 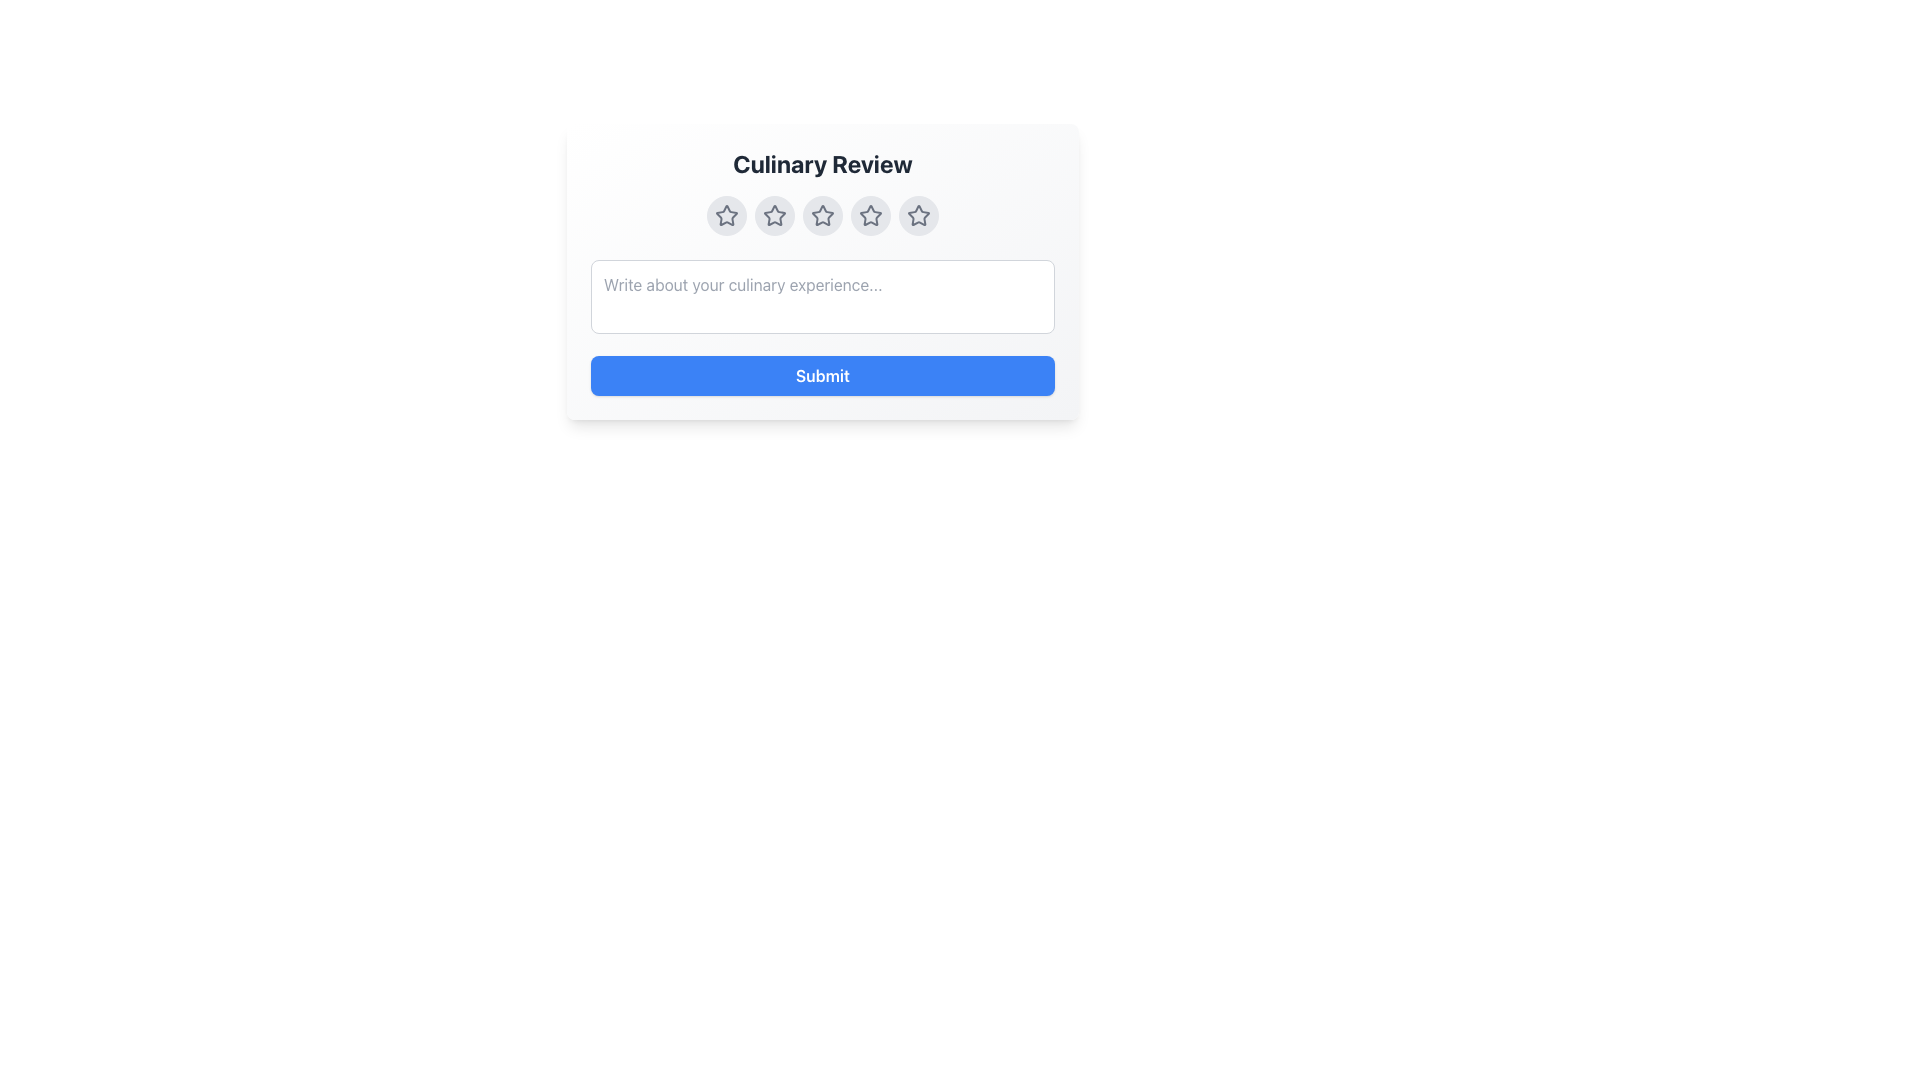 What do you see at coordinates (822, 272) in the screenshot?
I see `the text input field for 'Culinary Review' using the tab key` at bounding box center [822, 272].